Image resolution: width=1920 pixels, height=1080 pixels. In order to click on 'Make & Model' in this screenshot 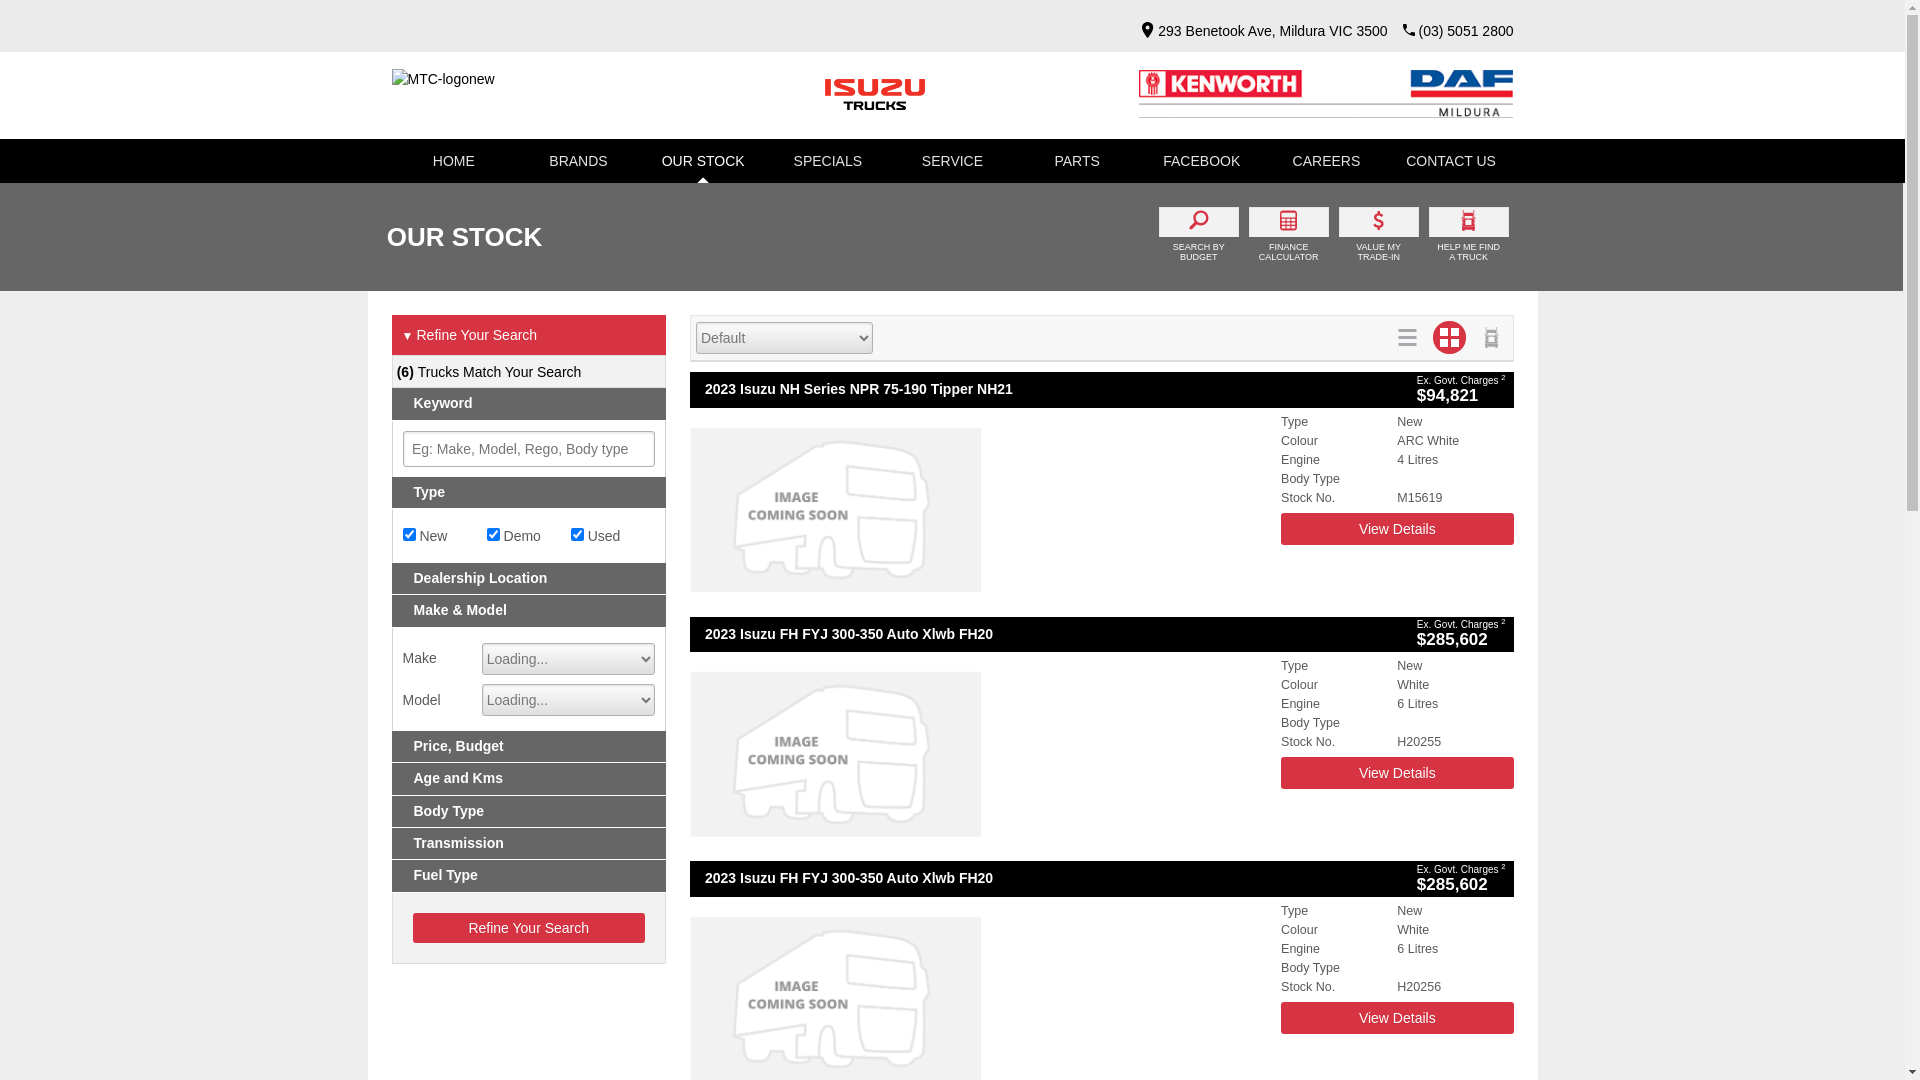, I will do `click(529, 609)`.